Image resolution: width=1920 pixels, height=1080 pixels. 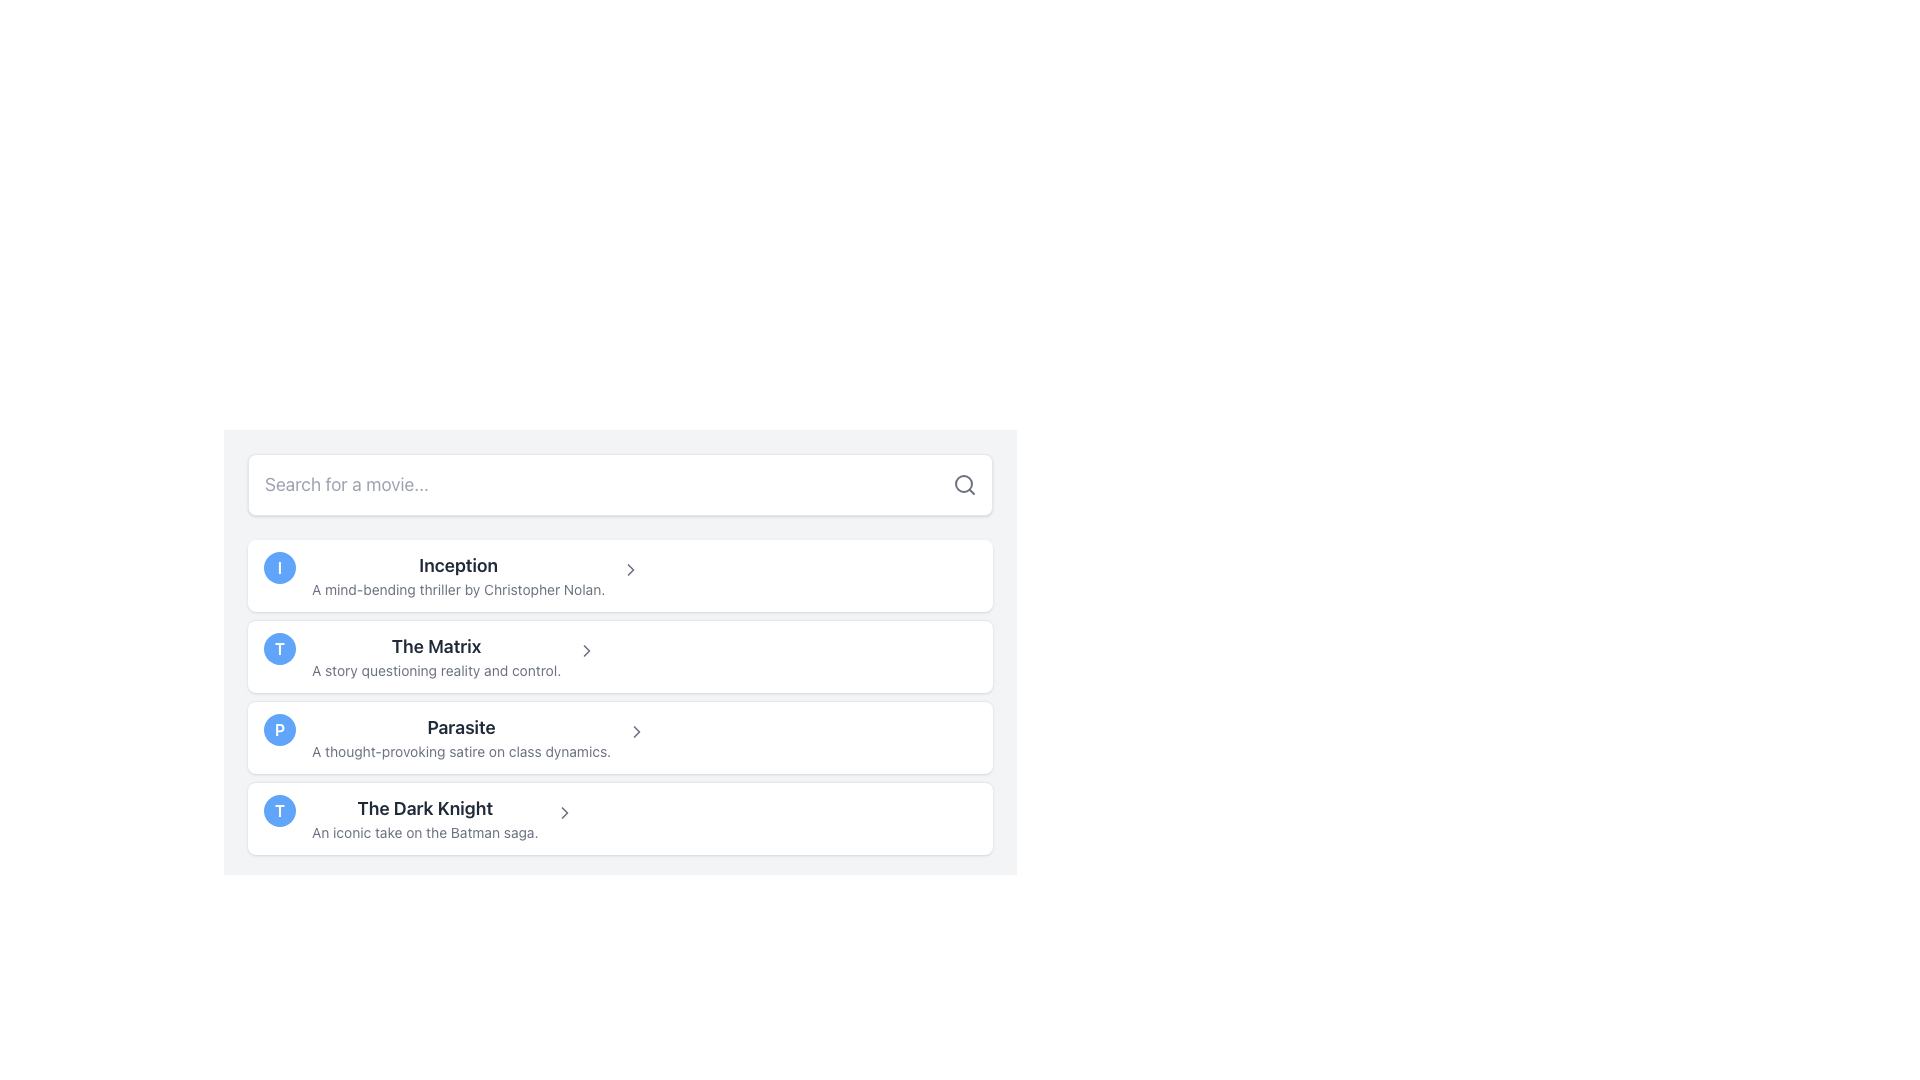 What do you see at coordinates (964, 485) in the screenshot?
I see `the circular magnifying glass icon at the right end of the search input field` at bounding box center [964, 485].